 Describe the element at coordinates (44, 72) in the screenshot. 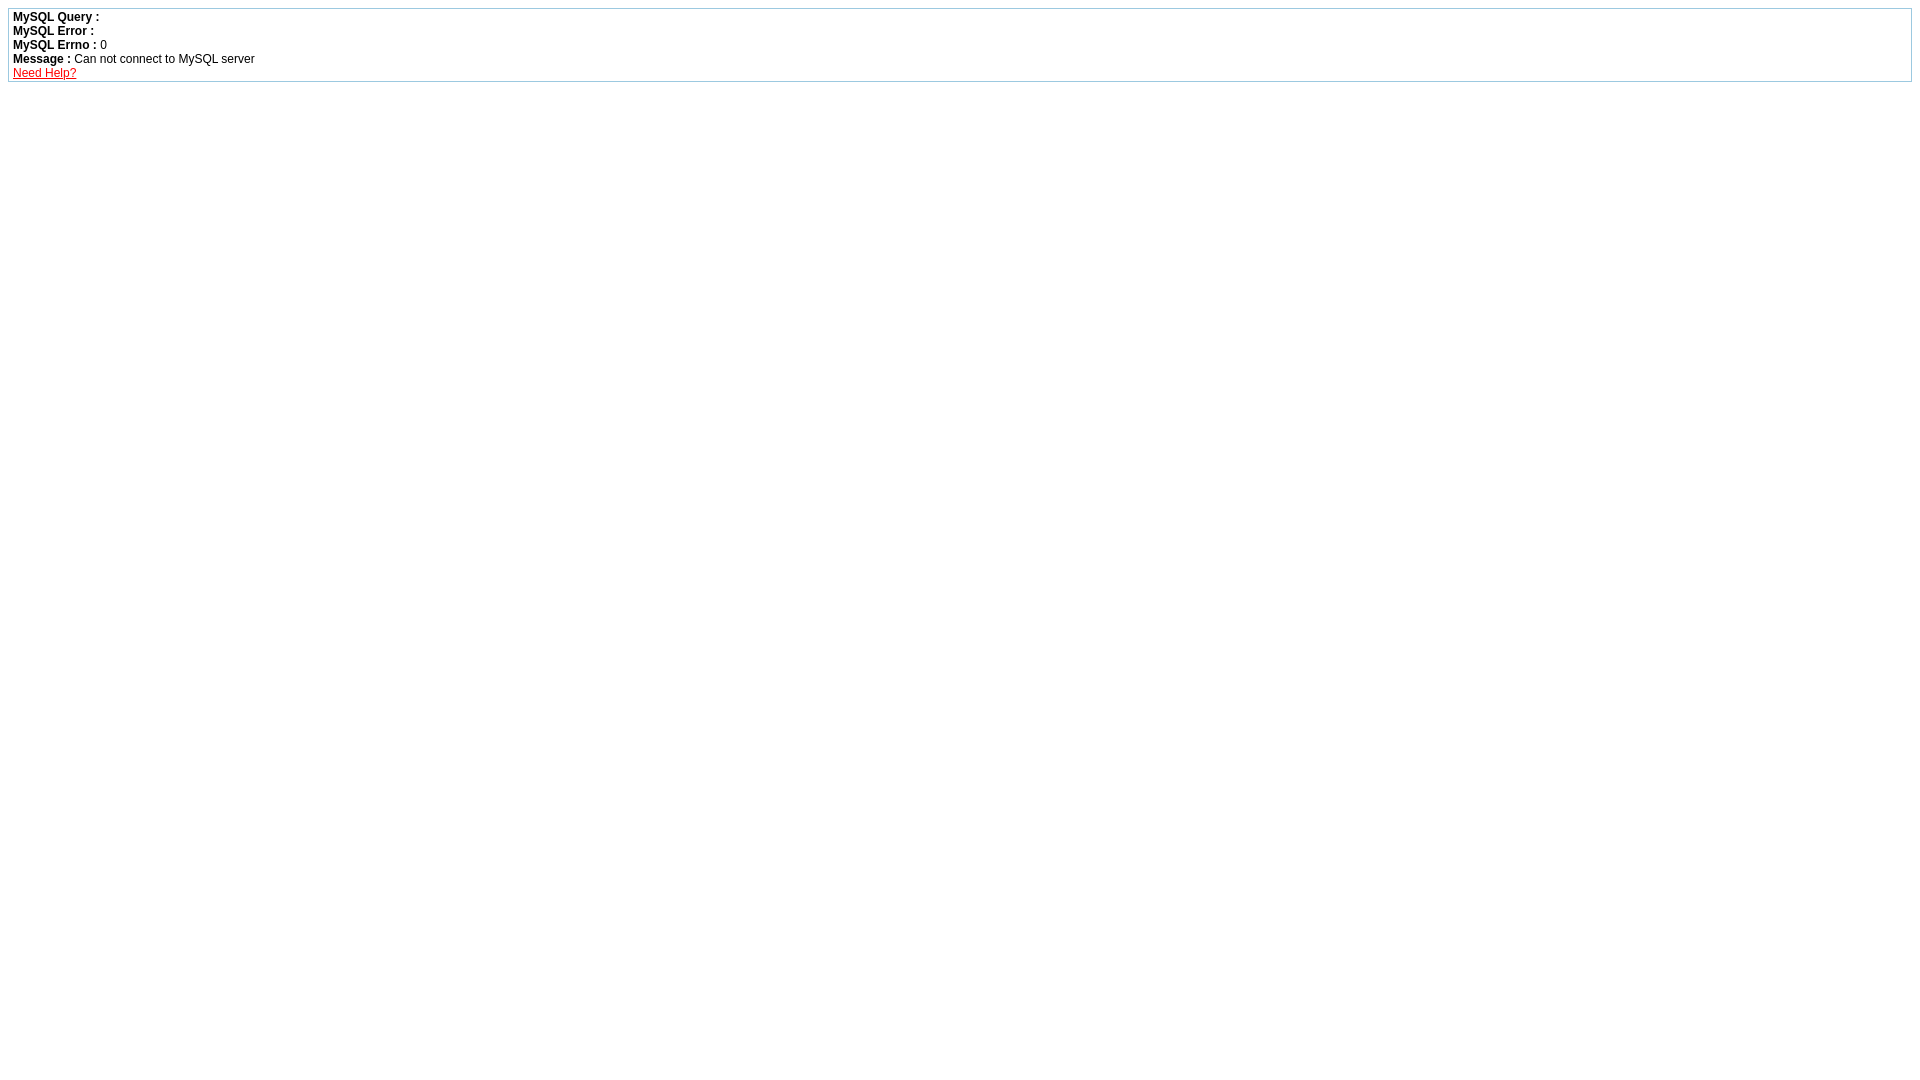

I see `'Need Help?'` at that location.